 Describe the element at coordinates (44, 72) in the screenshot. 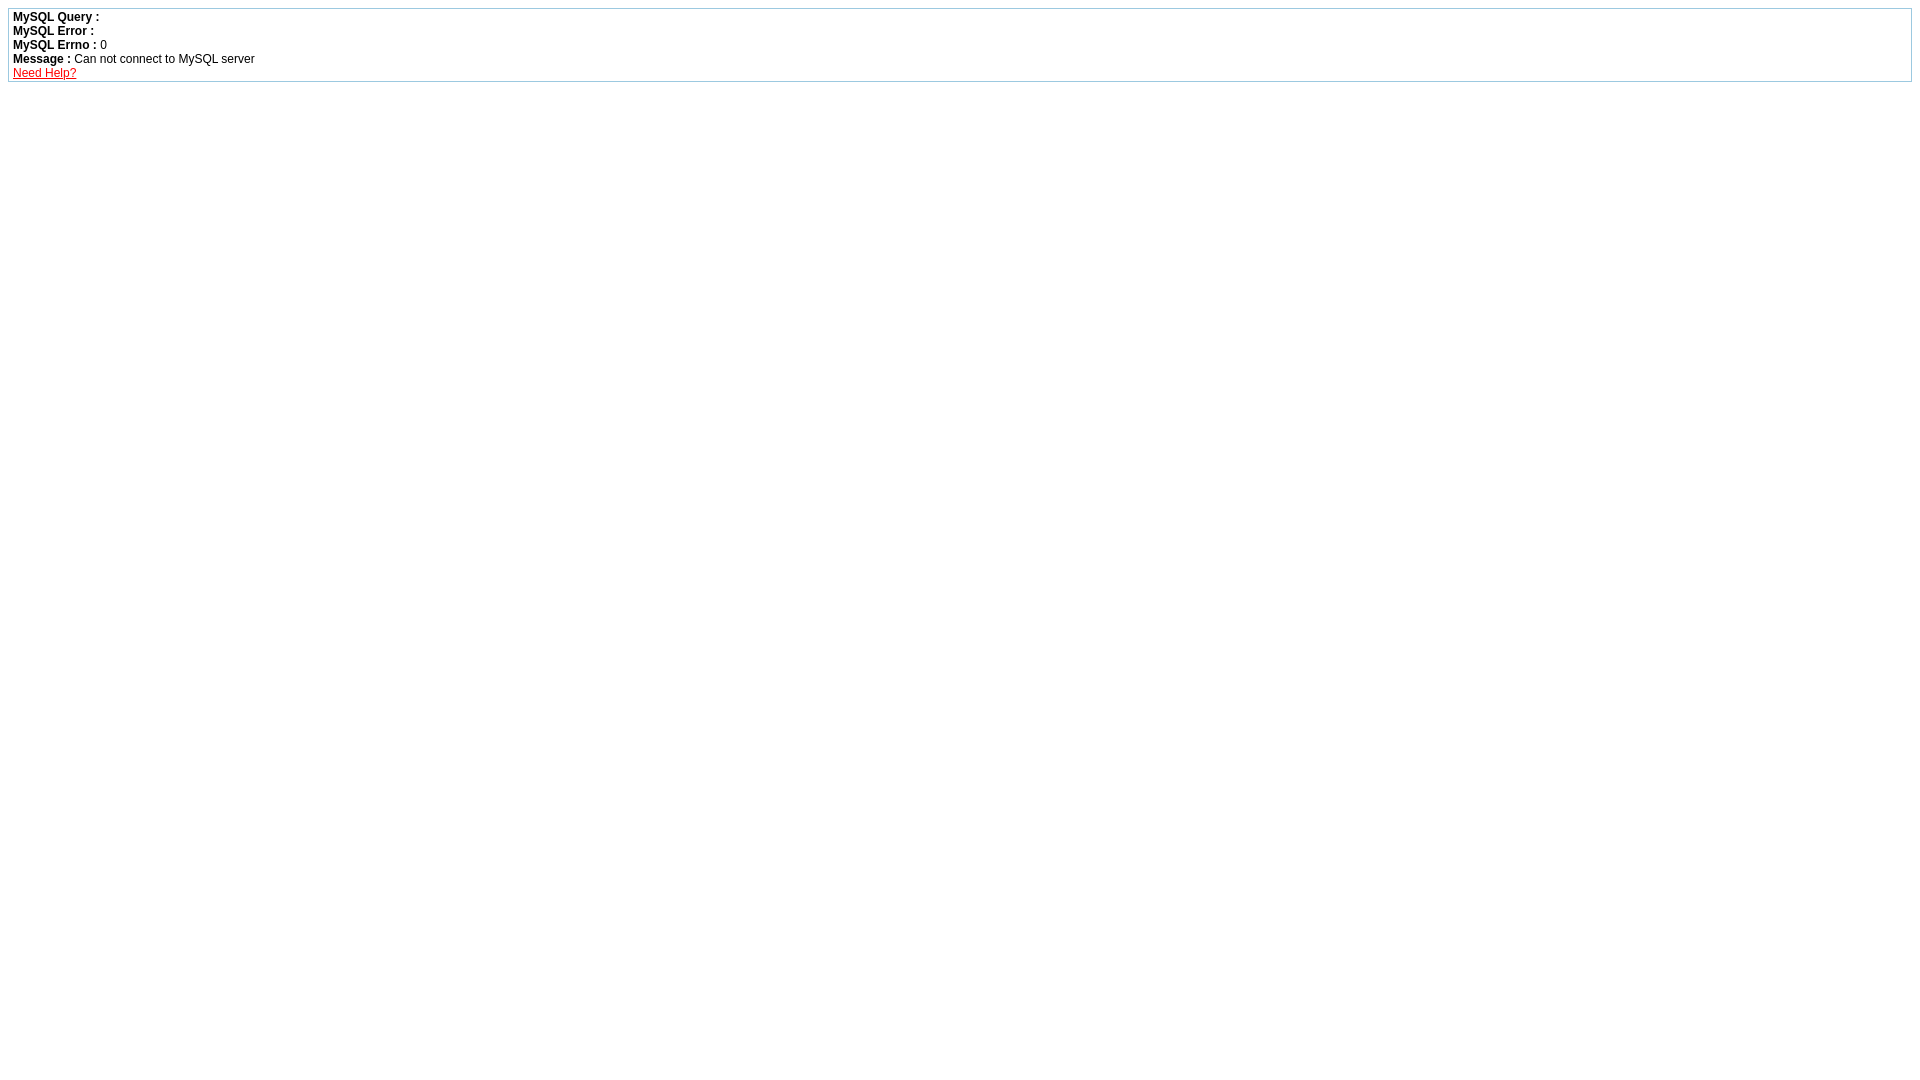

I see `'Need Help?'` at that location.